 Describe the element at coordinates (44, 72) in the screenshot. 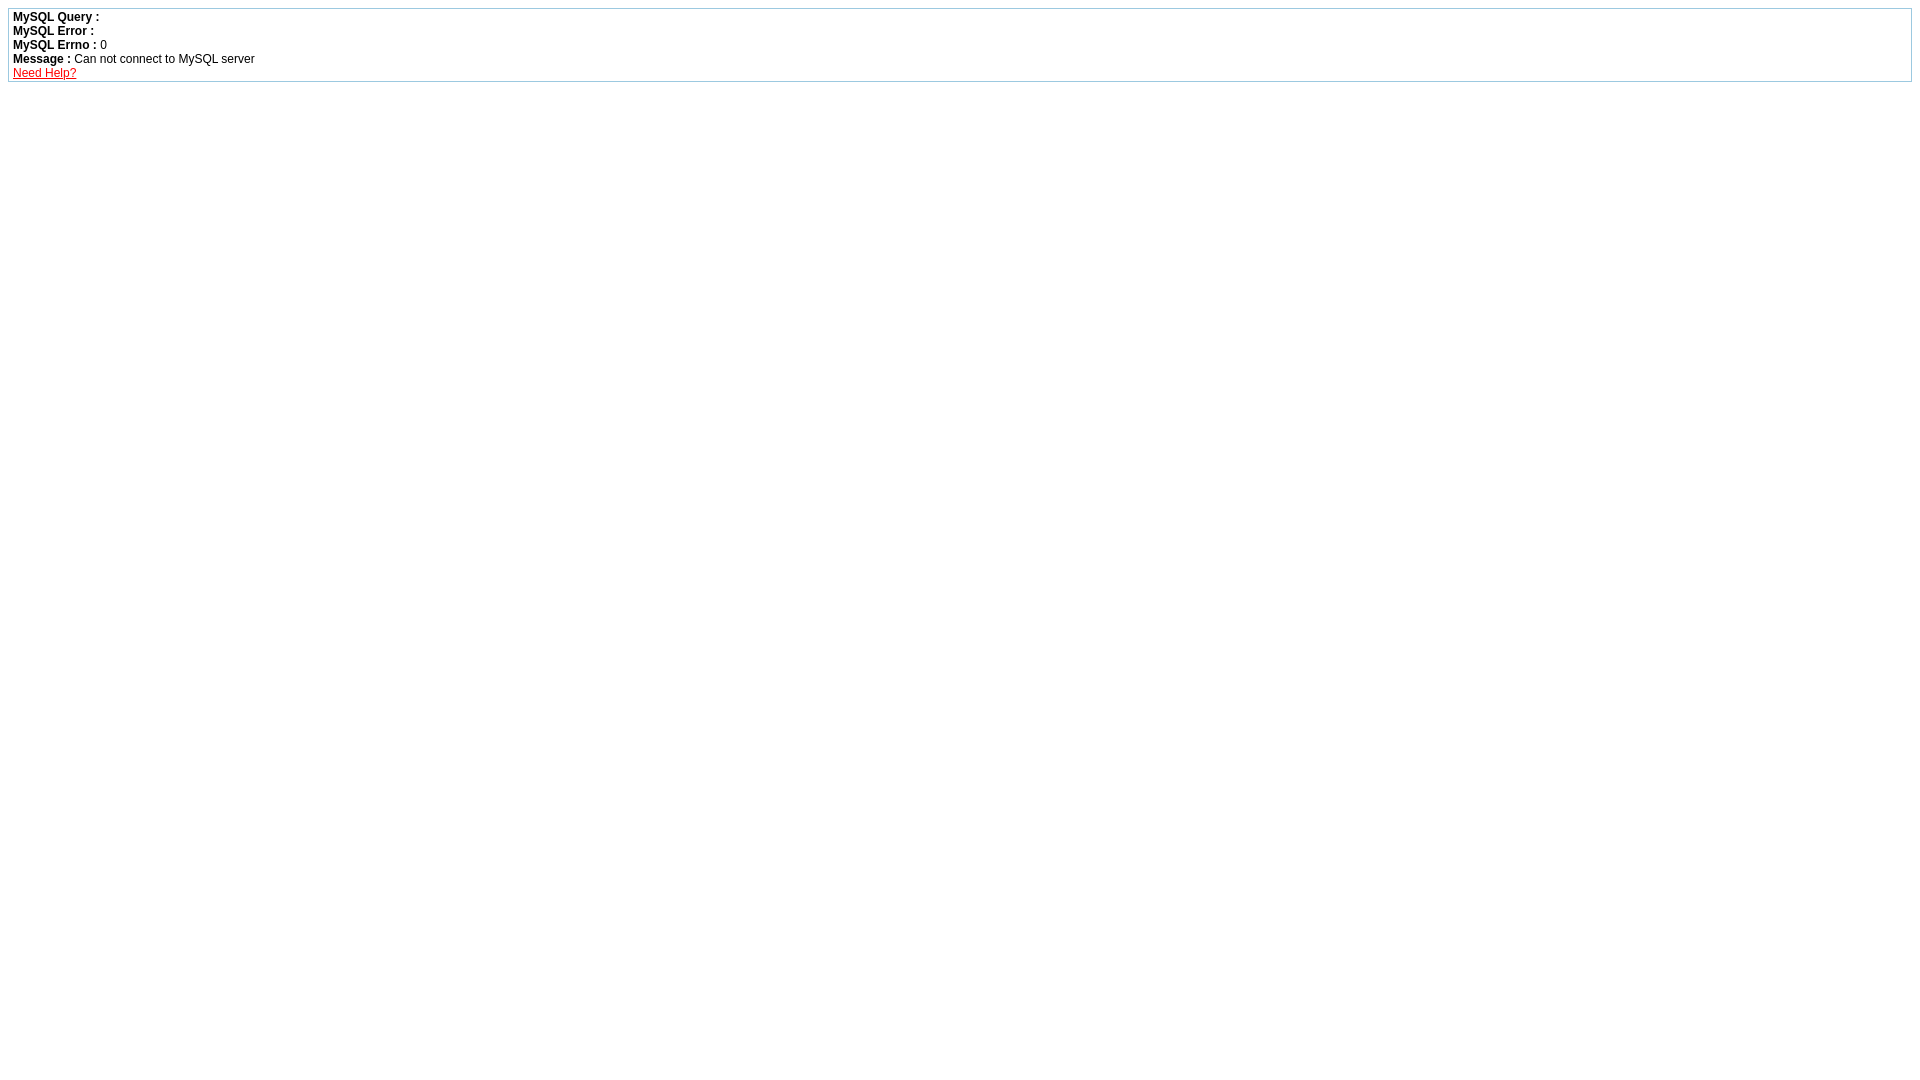

I see `'Need Help?'` at that location.